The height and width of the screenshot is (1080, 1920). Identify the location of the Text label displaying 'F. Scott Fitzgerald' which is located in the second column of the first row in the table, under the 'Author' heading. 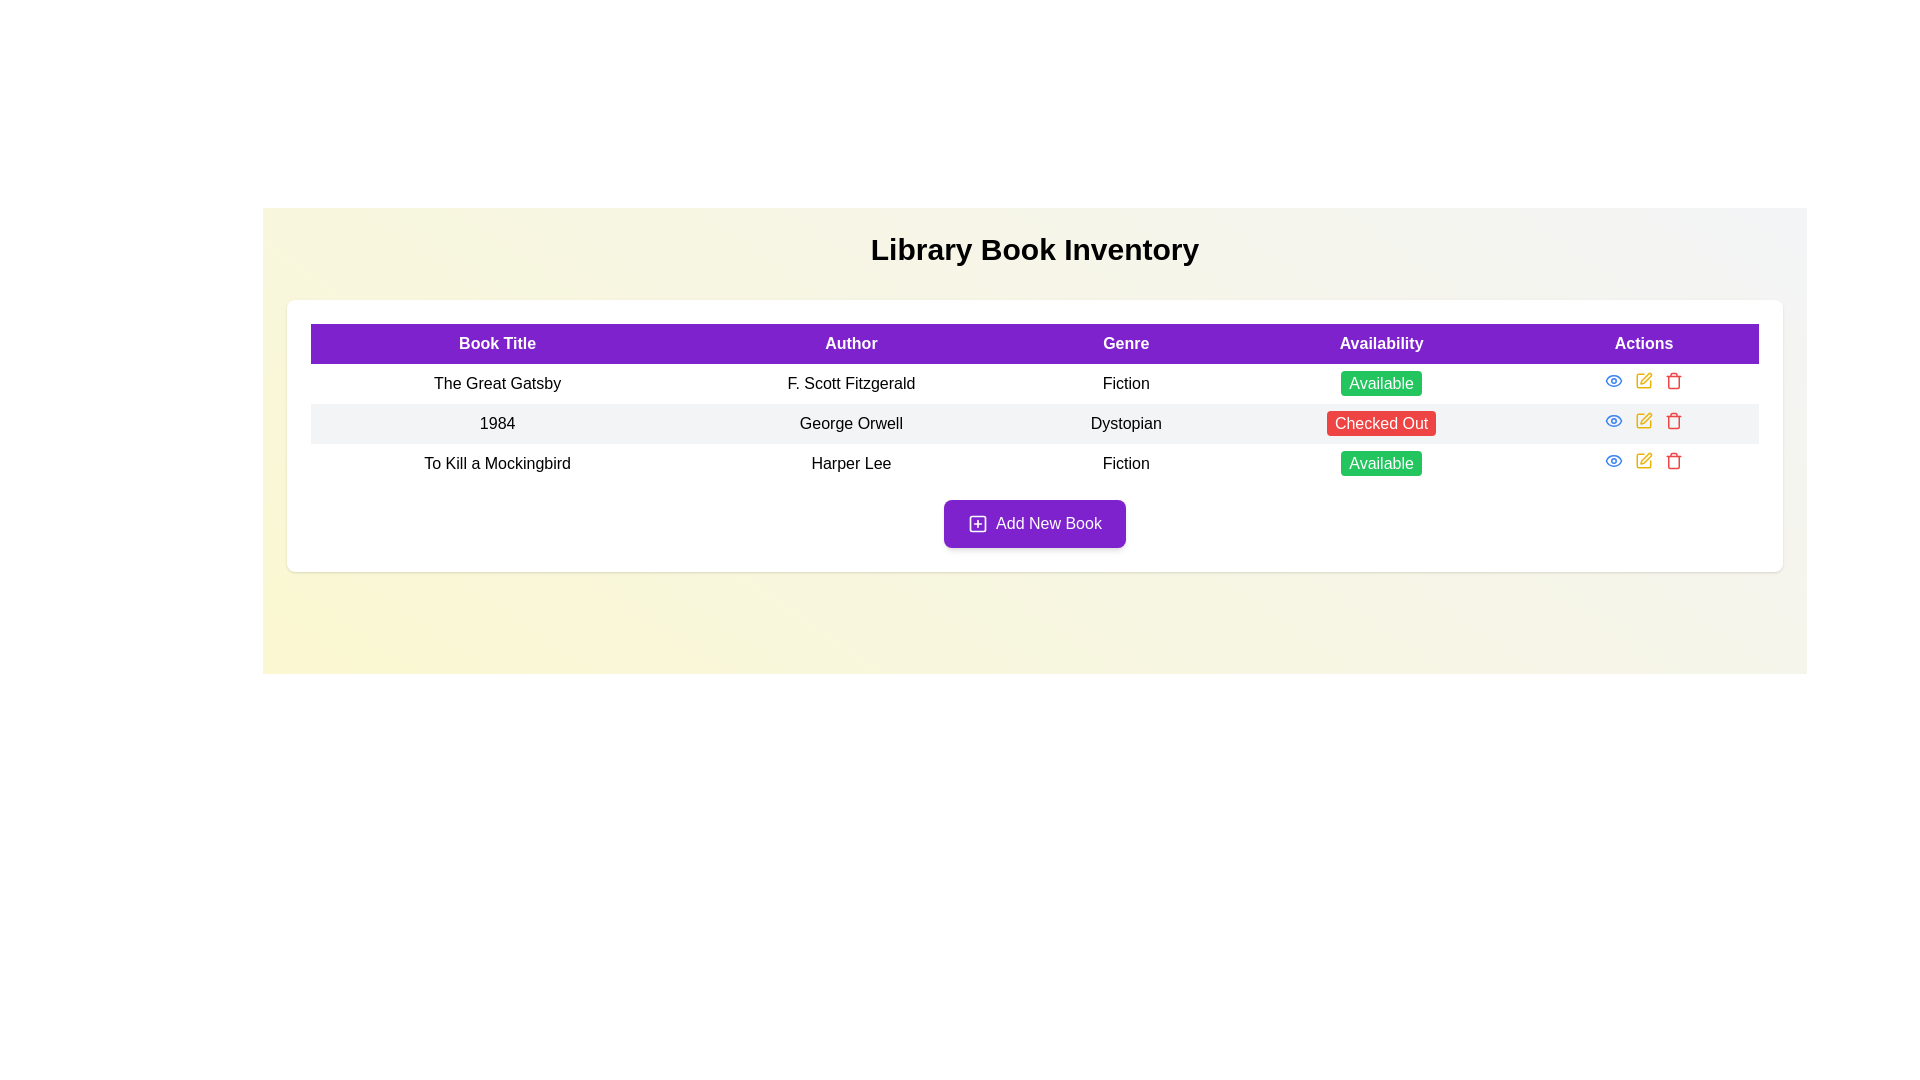
(851, 384).